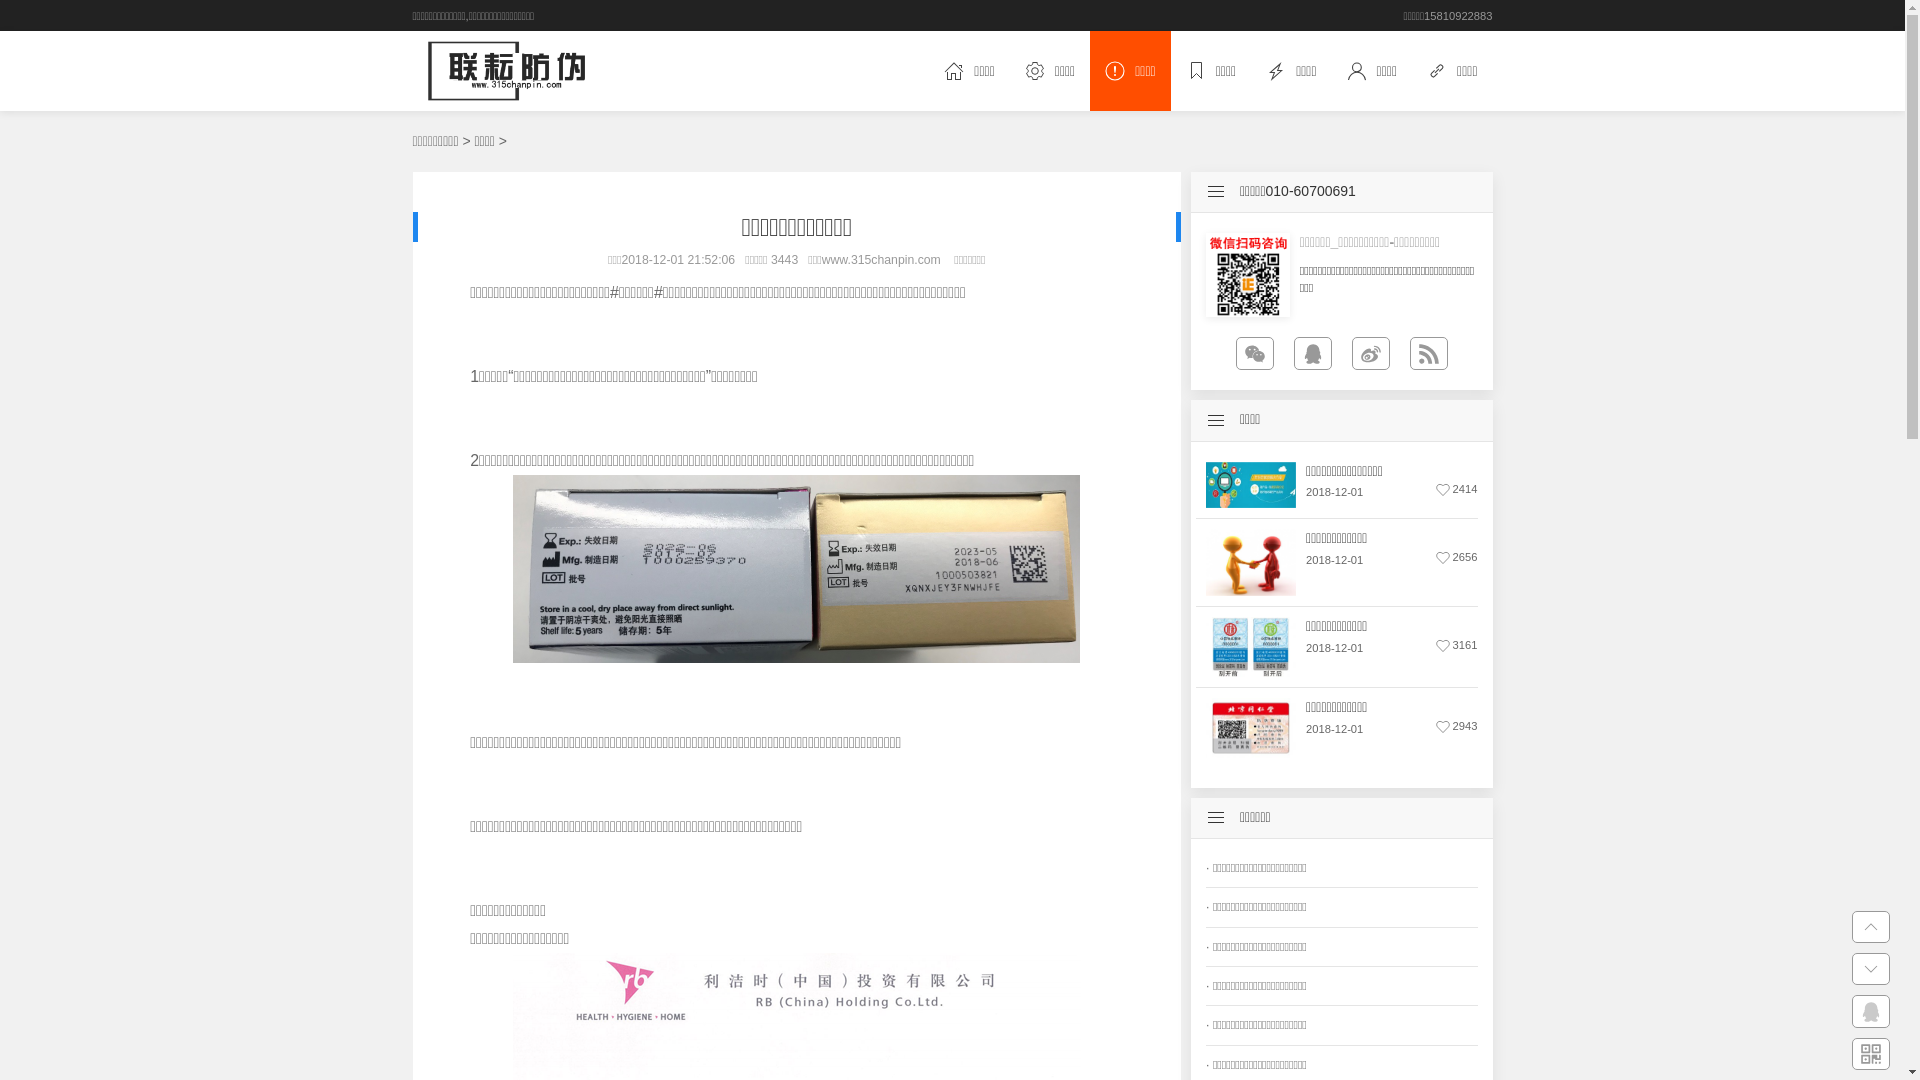 The image size is (1920, 1080). Describe the element at coordinates (1458, 15) in the screenshot. I see `'15810922883'` at that location.